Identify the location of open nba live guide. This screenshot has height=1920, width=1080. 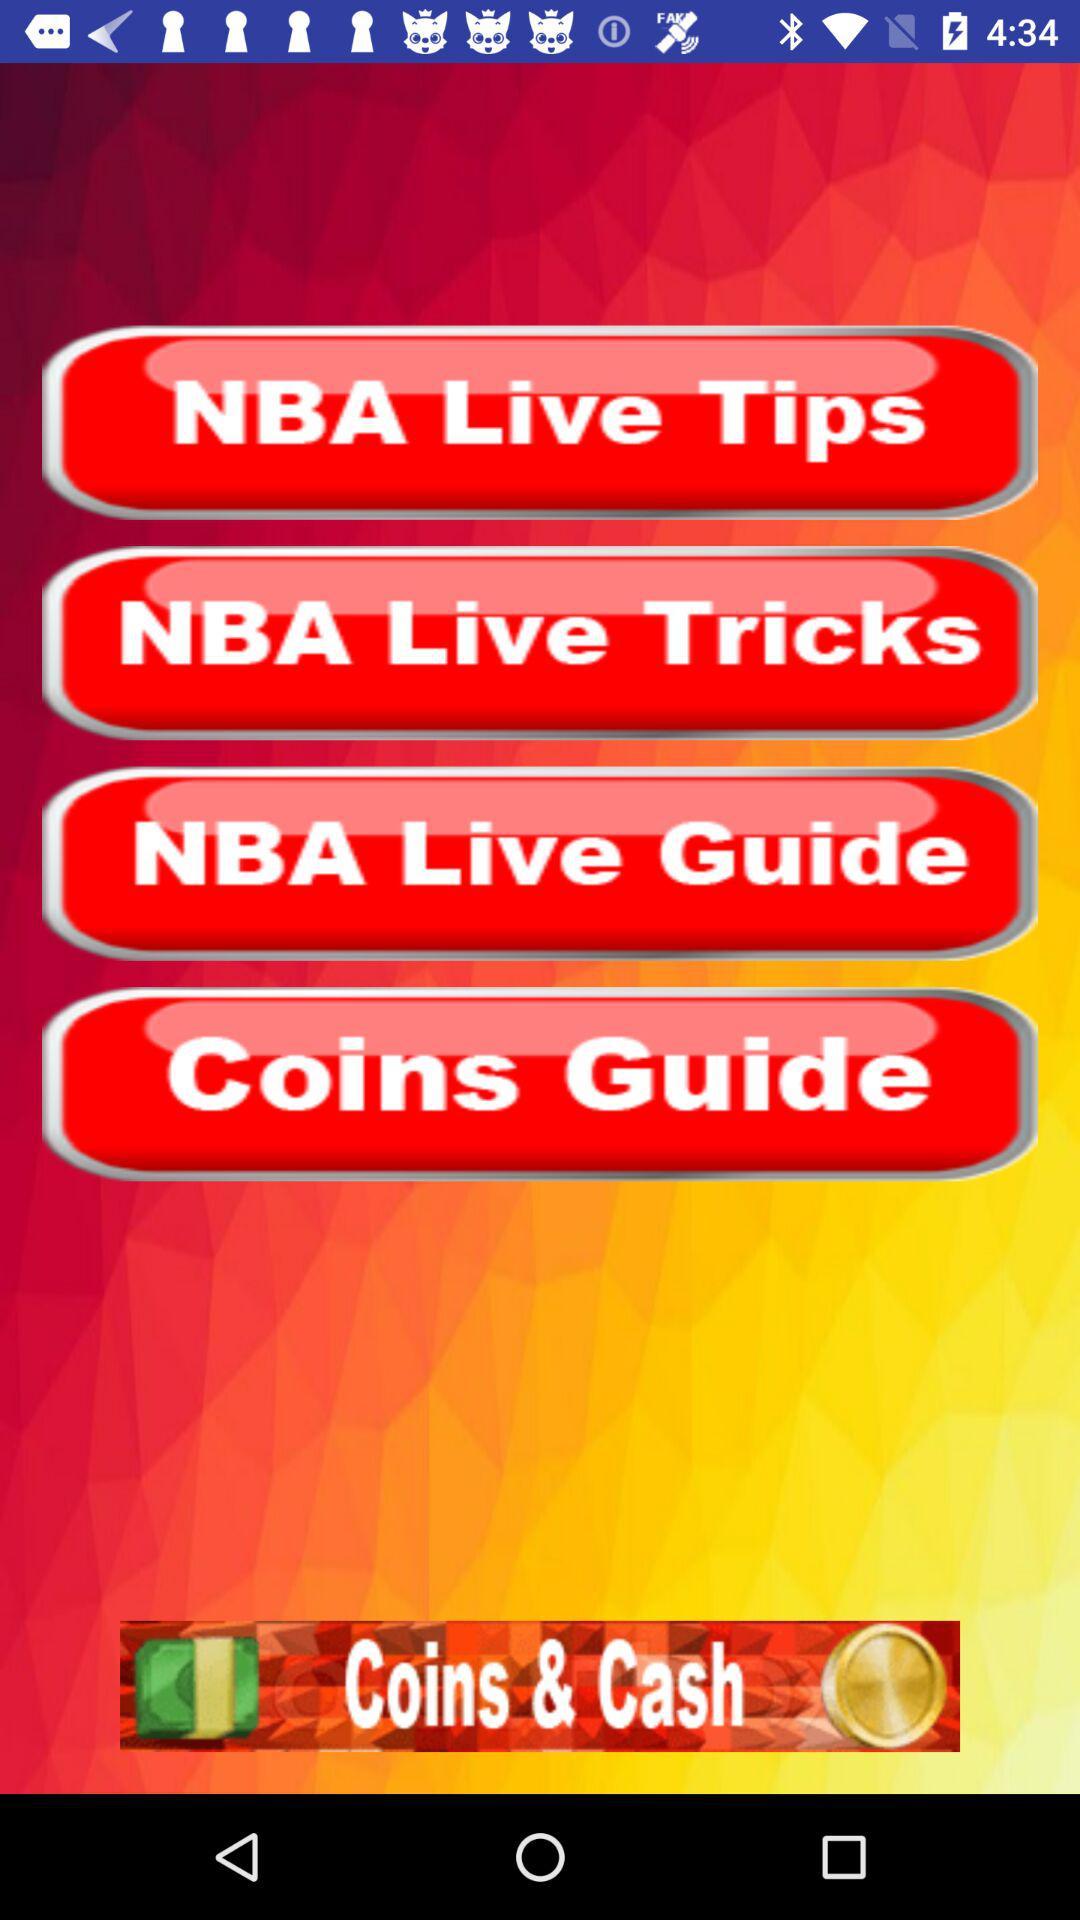
(540, 863).